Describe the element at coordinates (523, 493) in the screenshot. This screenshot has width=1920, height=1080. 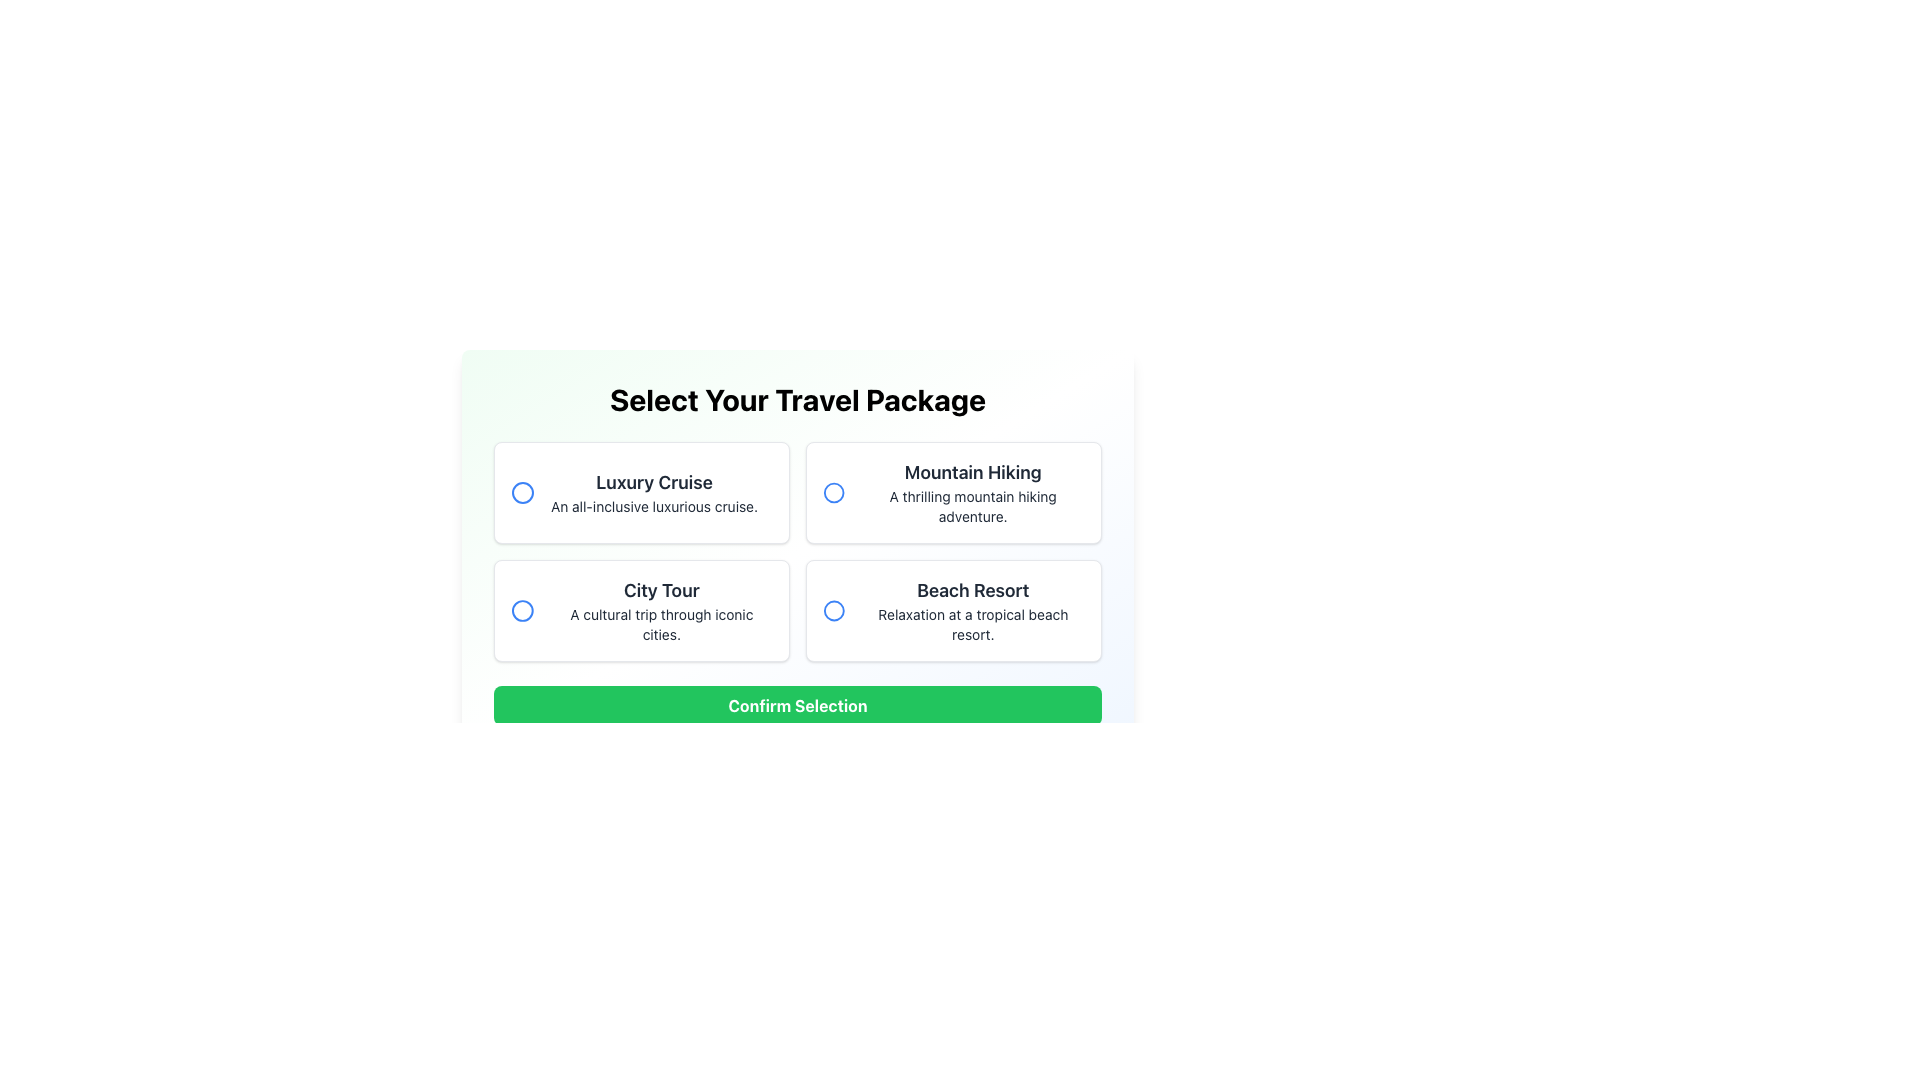
I see `the current state of the Radio Button Indicator located in the 'Luxury Cruise' card, which indicates whether the option is selected` at that location.